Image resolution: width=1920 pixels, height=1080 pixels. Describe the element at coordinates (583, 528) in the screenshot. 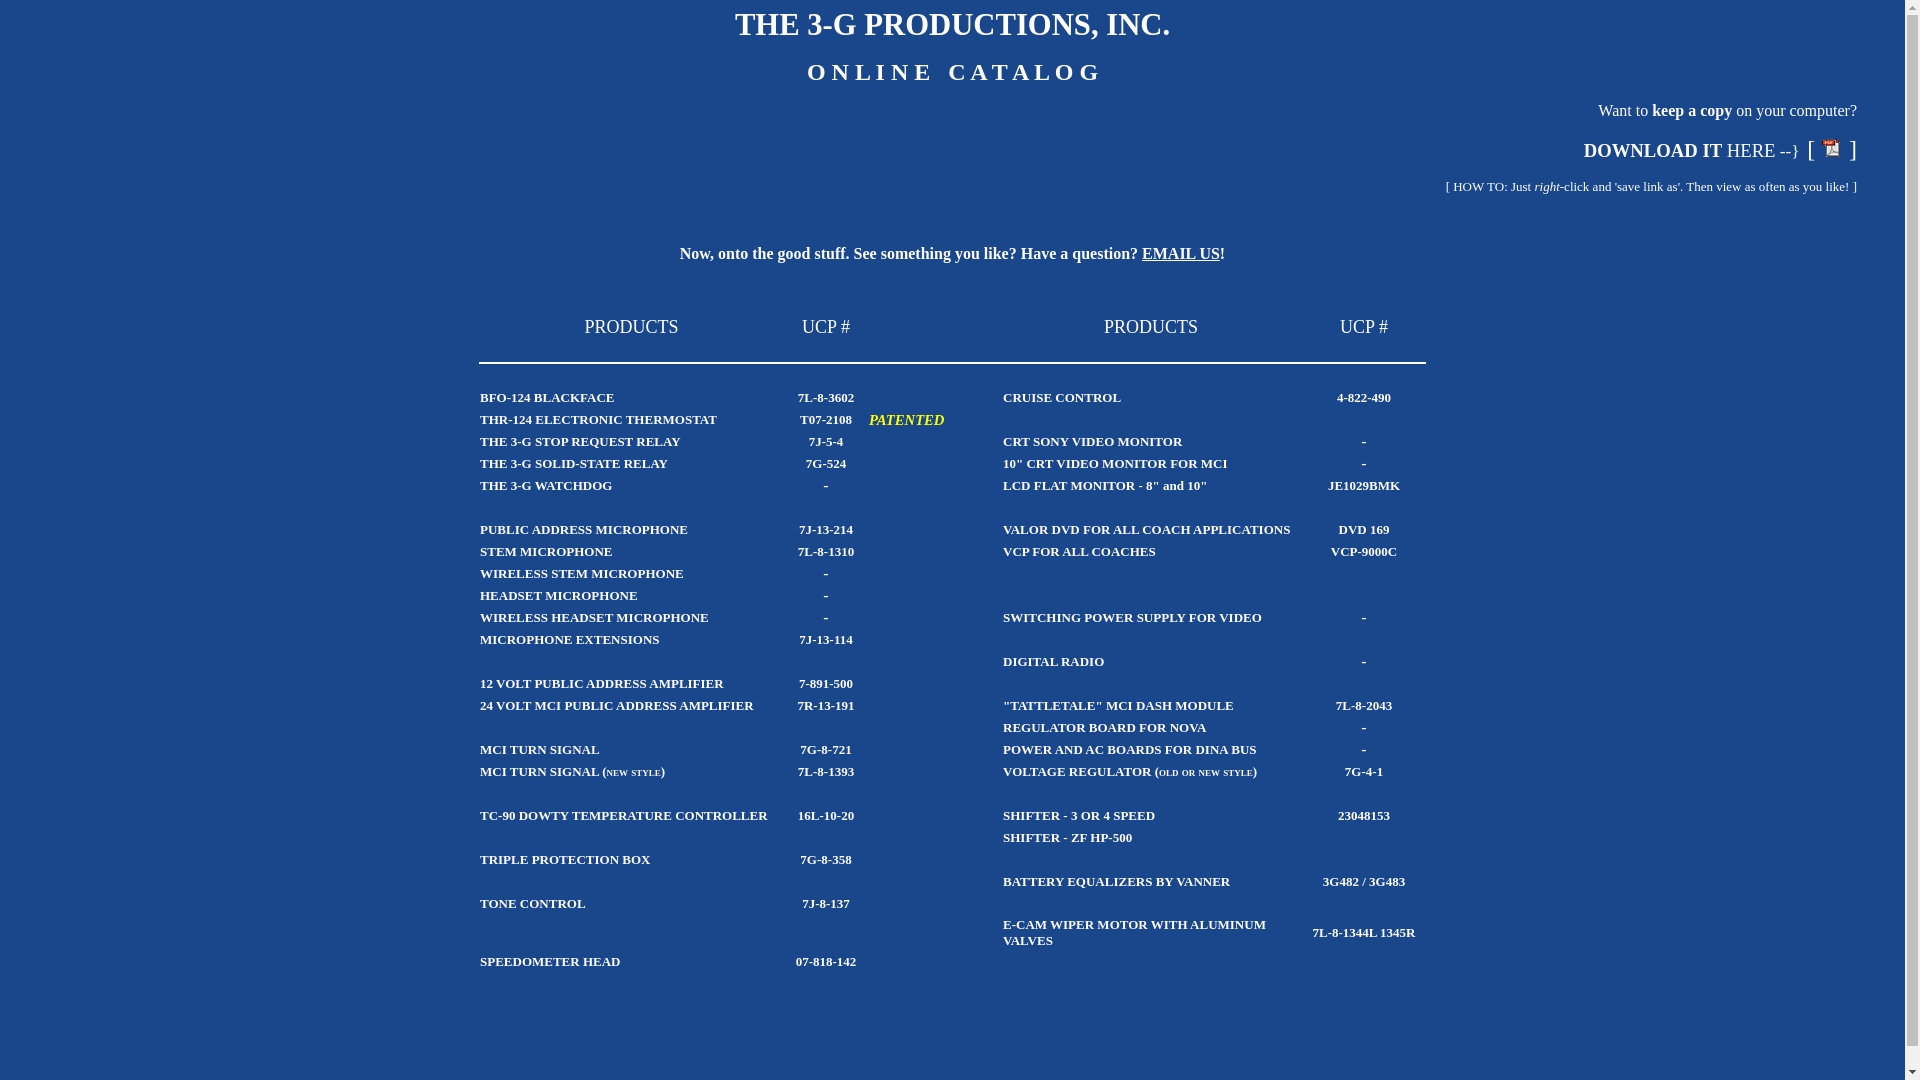

I see `'PUBLIC ADDRESS MICROPHONE'` at that location.